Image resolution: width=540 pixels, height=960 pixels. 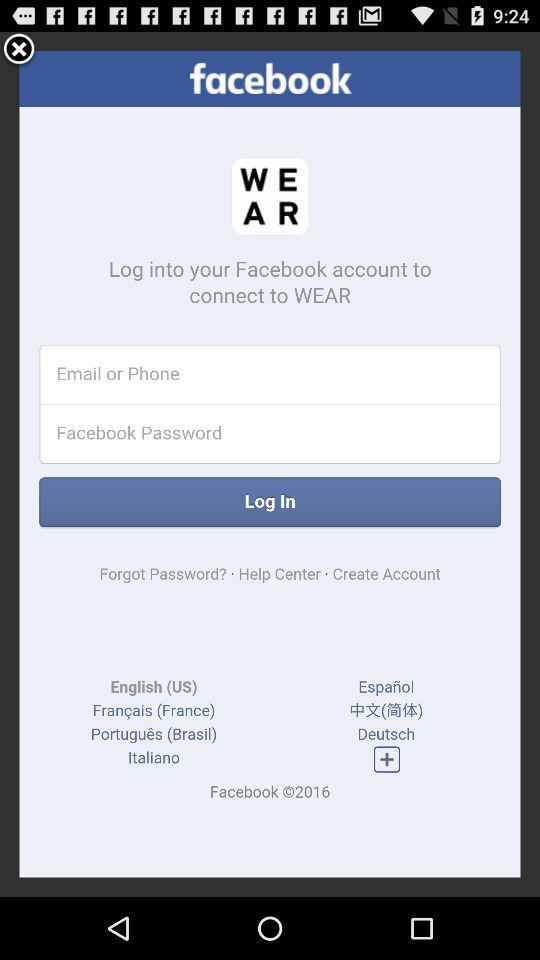 I want to click on the close icon, so click(x=18, y=53).